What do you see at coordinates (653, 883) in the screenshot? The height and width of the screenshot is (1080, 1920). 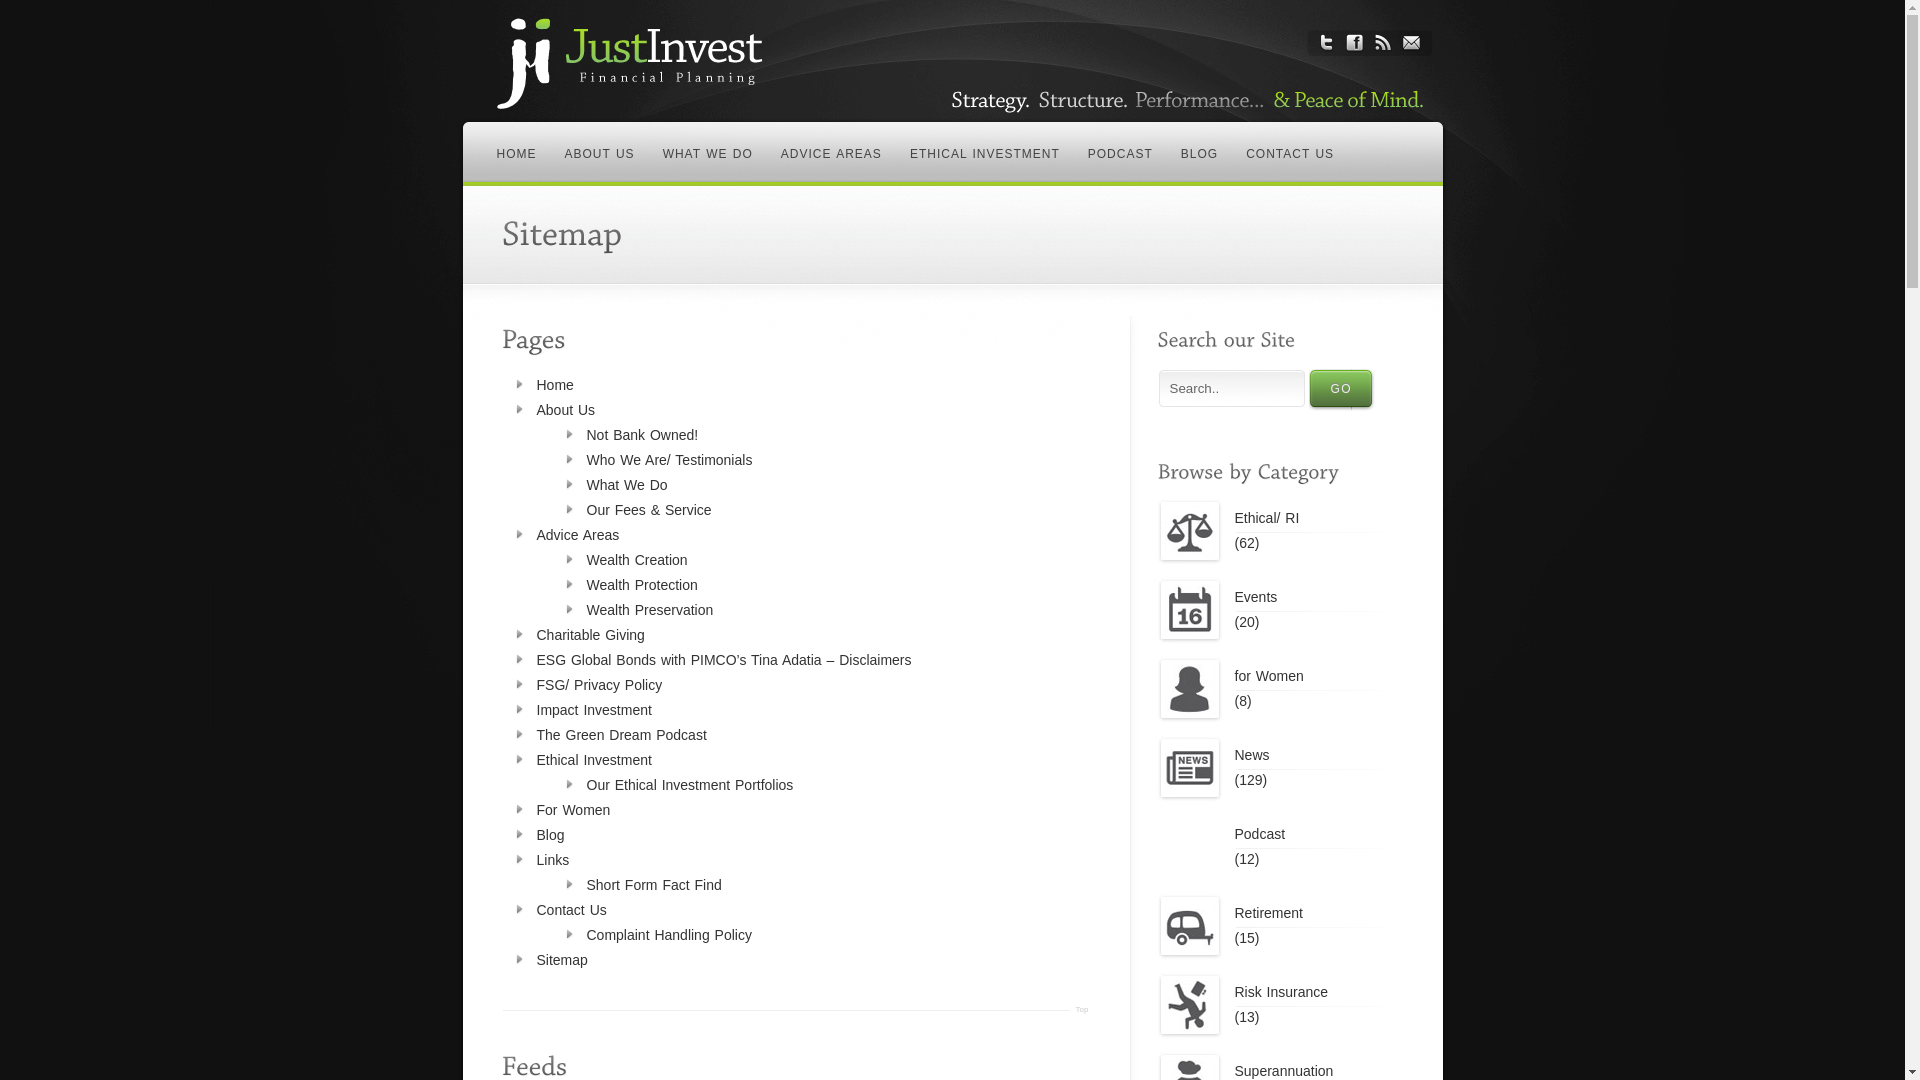 I see `'Short Form Fact Find'` at bounding box center [653, 883].